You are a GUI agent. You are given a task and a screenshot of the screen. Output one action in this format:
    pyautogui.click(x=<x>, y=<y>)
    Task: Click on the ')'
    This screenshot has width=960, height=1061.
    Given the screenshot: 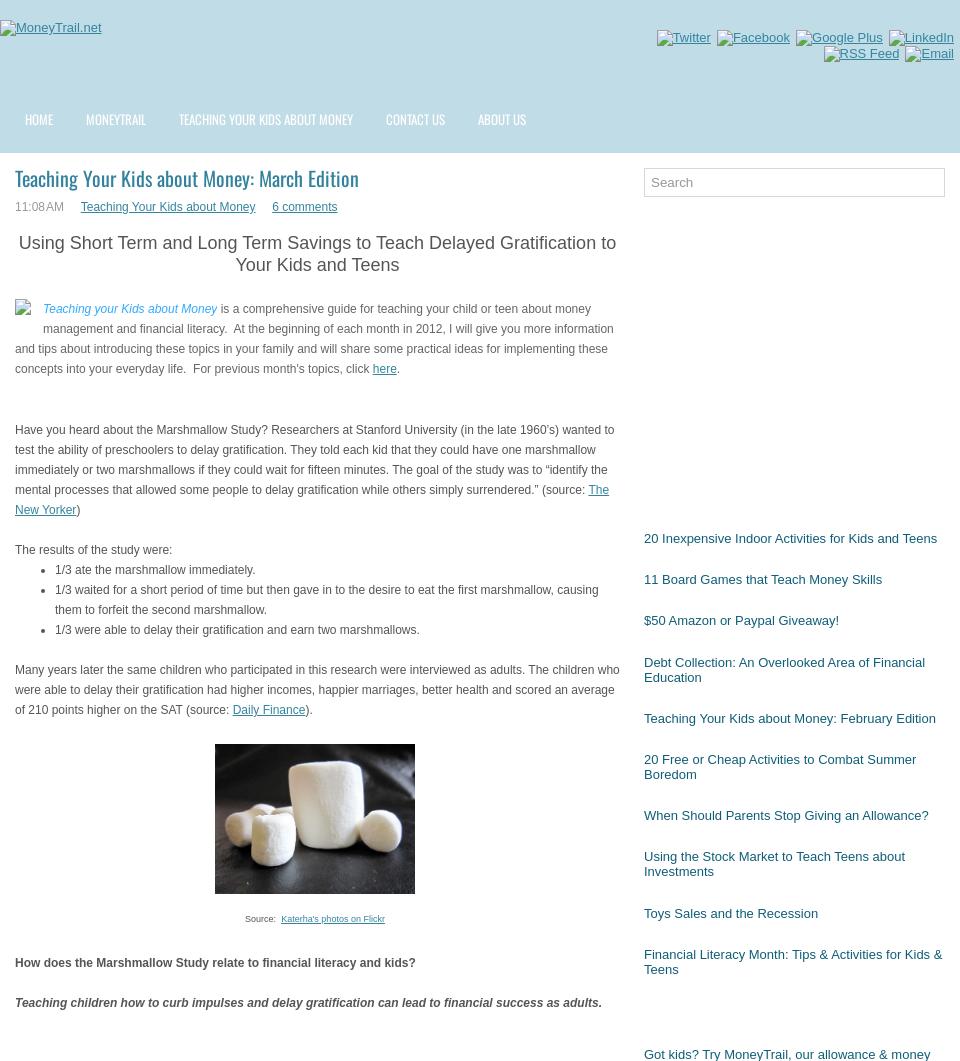 What is the action you would take?
    pyautogui.click(x=77, y=510)
    